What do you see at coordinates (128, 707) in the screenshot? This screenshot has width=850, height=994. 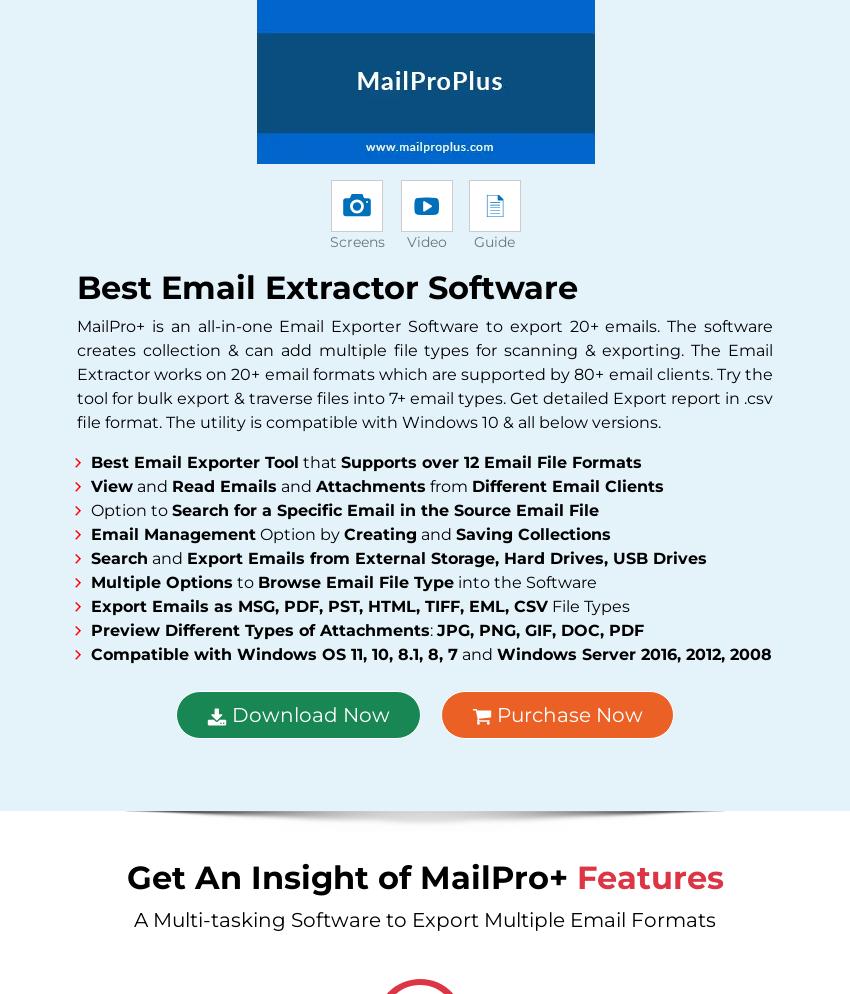 I see `'Follow Us'` at bounding box center [128, 707].